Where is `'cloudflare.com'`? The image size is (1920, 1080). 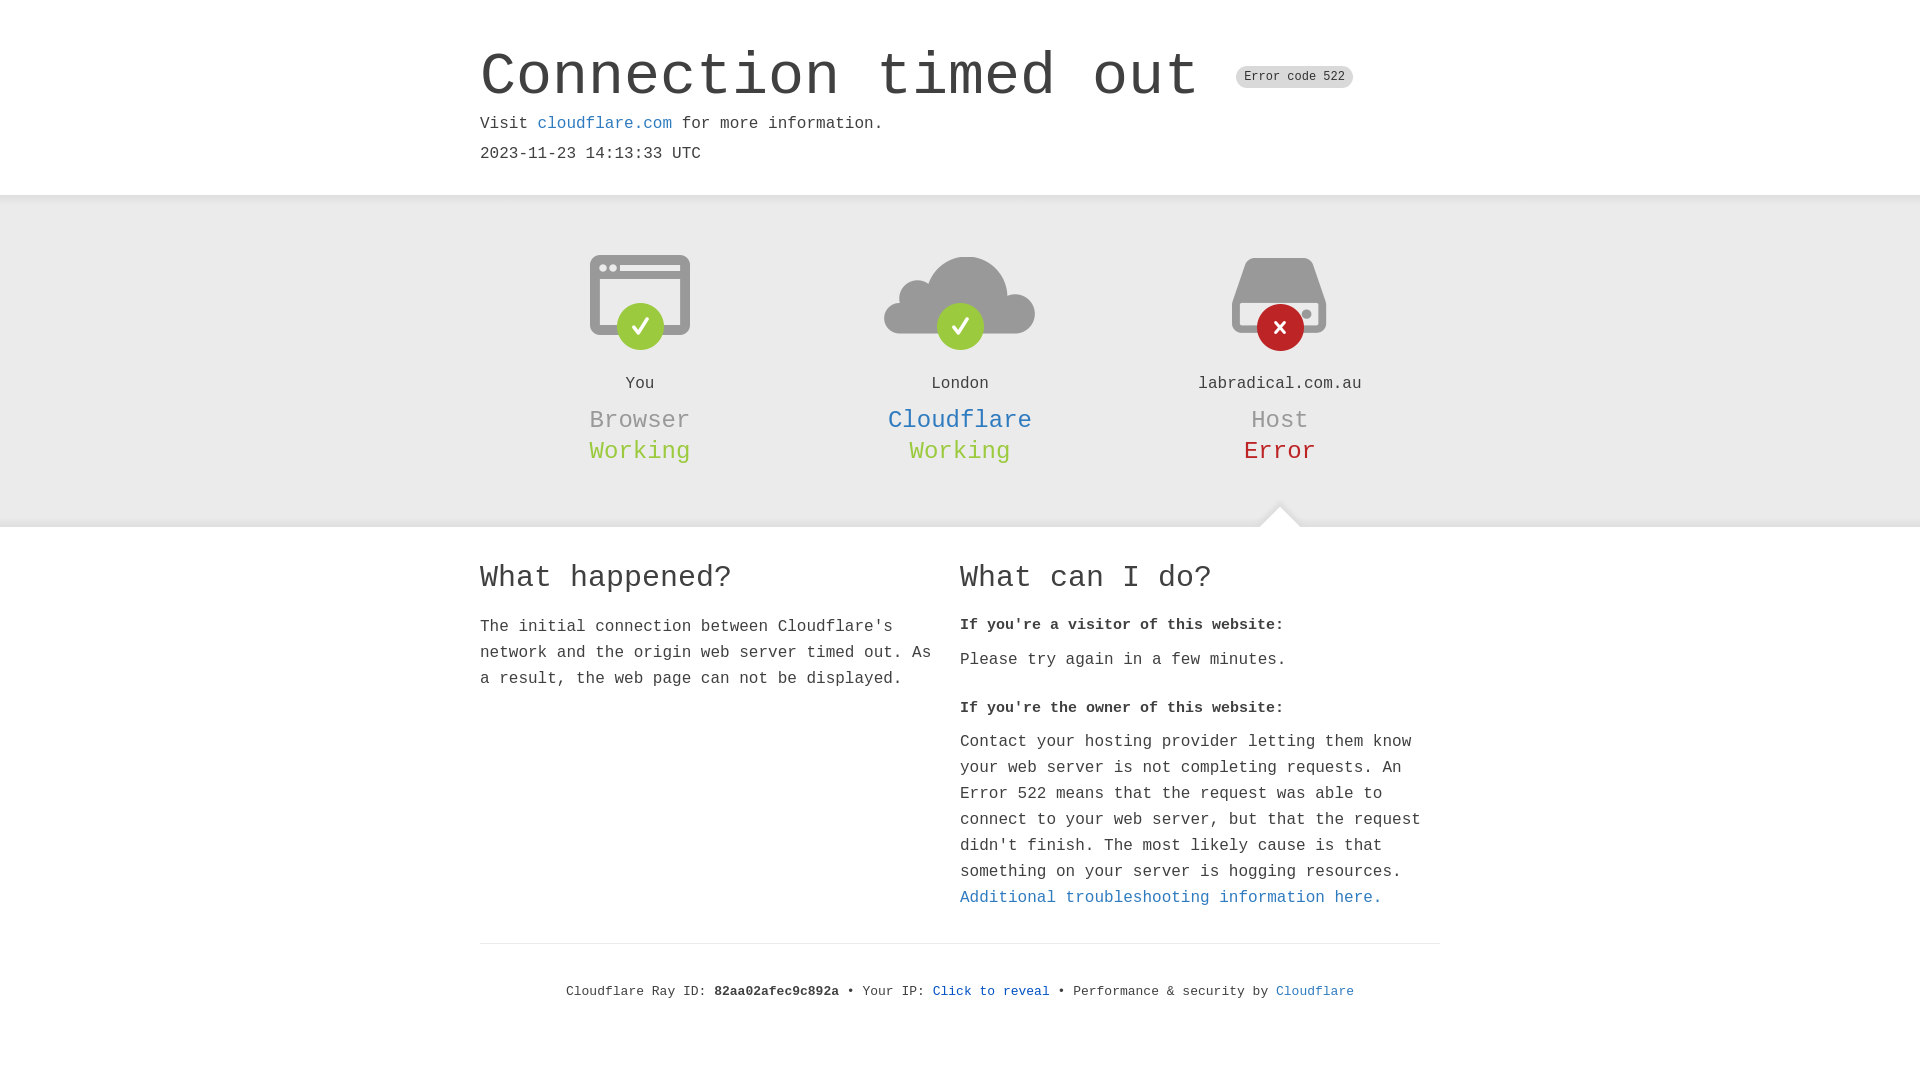
'cloudflare.com' is located at coordinates (537, 123).